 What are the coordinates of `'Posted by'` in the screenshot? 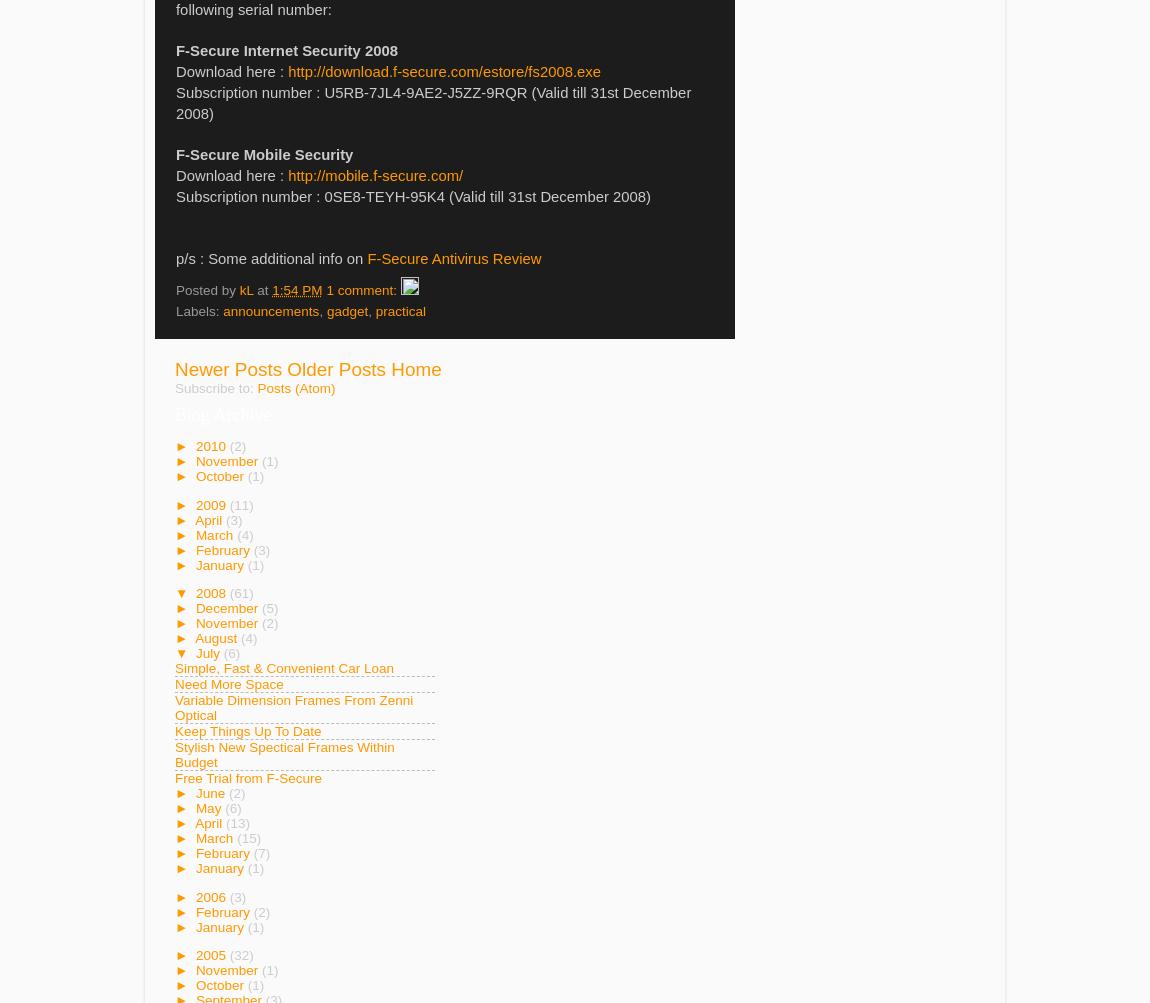 It's located at (206, 289).